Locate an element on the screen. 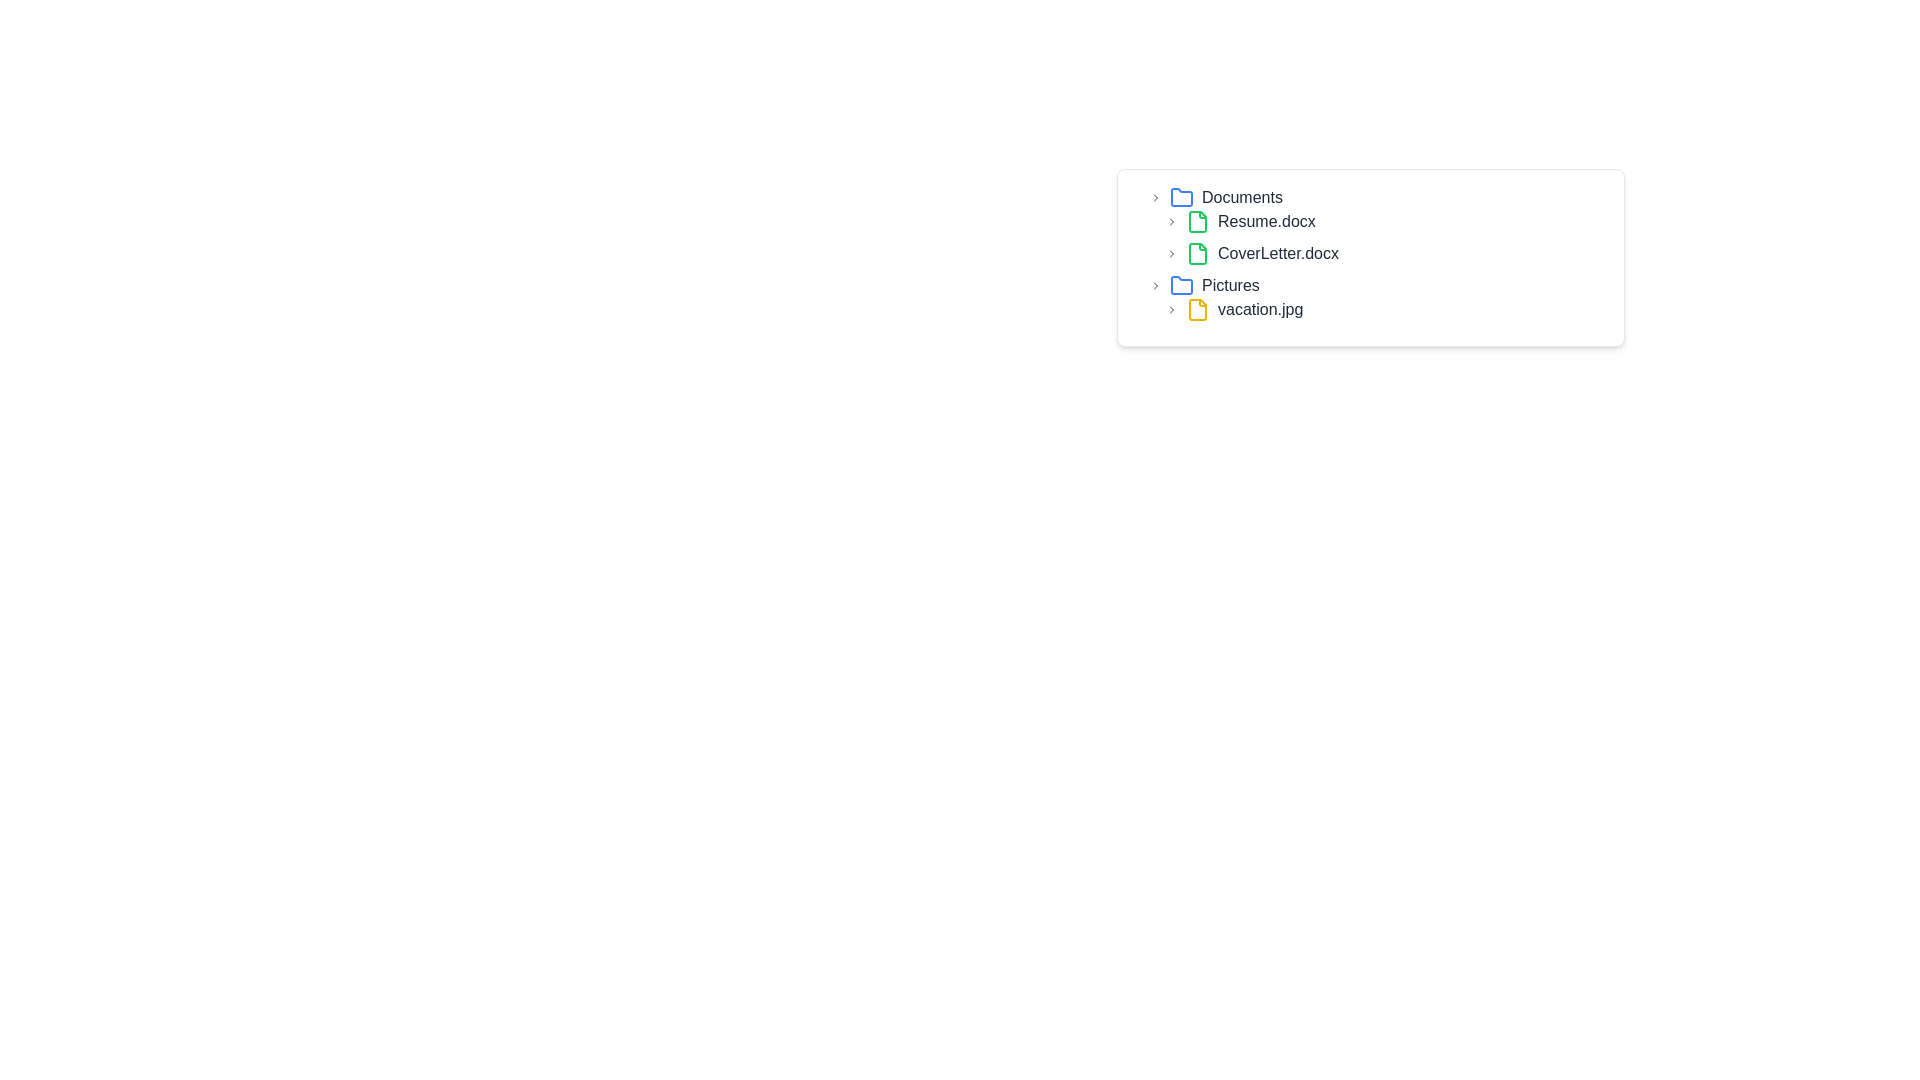 The image size is (1920, 1080). the text label 'CoverLetter.docx', which is styled in medium gray and bold, located in the hierarchical file list under the 'Documents' folder is located at coordinates (1277, 253).